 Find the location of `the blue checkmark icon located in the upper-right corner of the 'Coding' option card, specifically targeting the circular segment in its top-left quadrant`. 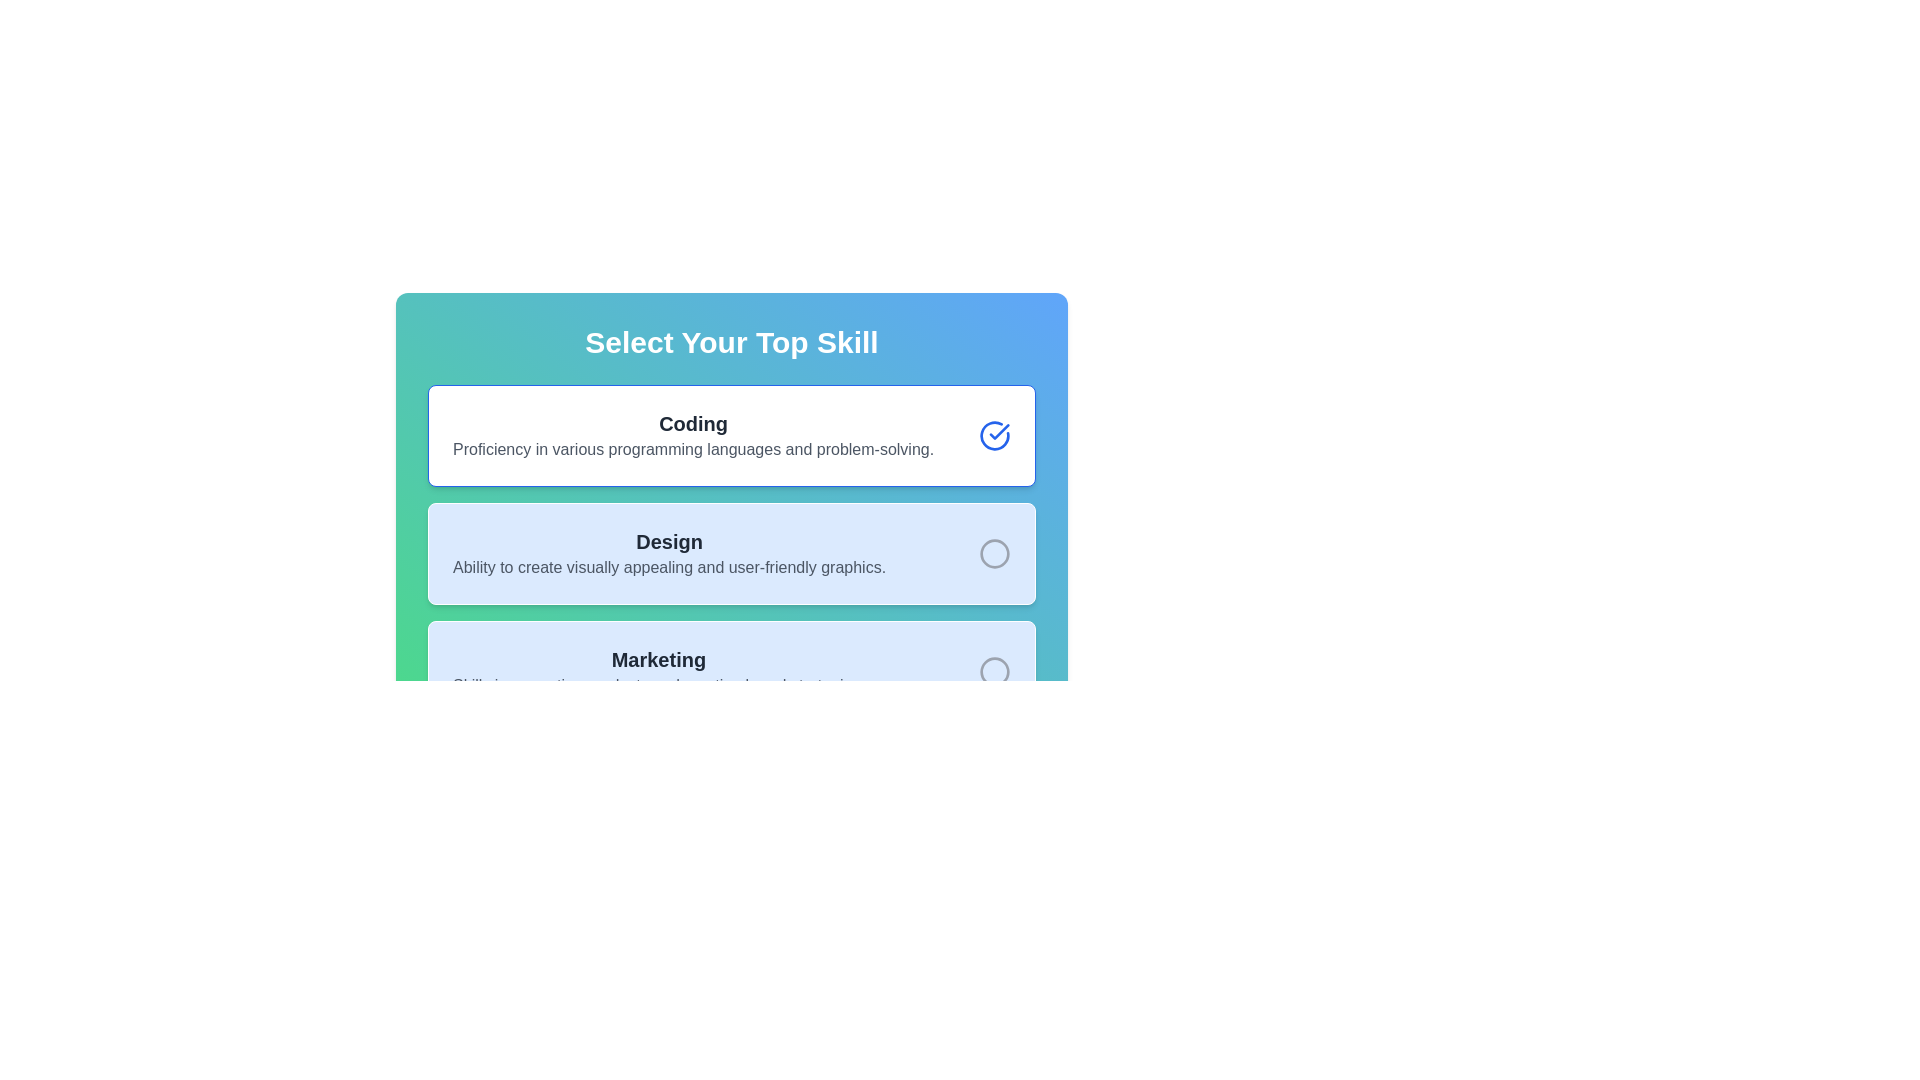

the blue checkmark icon located in the upper-right corner of the 'Coding' option card, specifically targeting the circular segment in its top-left quadrant is located at coordinates (994, 434).